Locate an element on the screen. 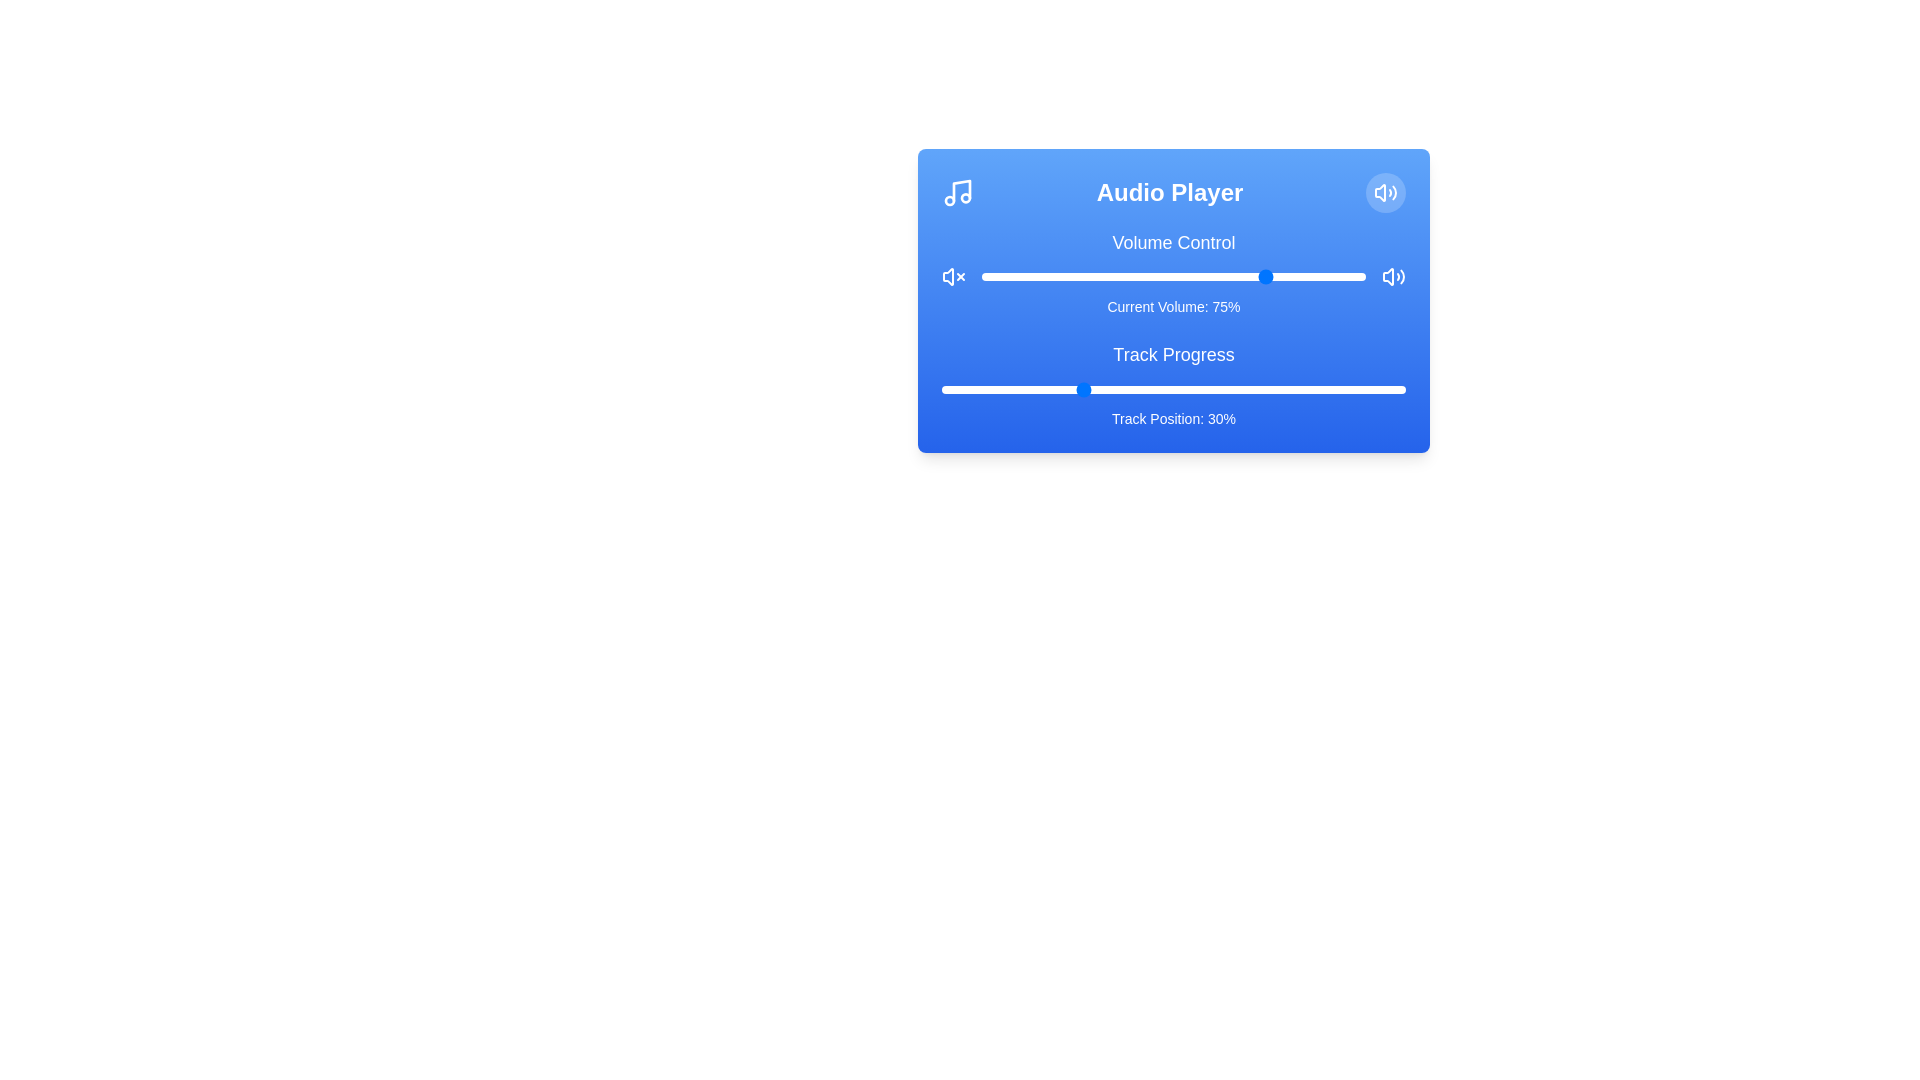  the icon button located at the far-right side of the volume control section in the audio player interface is located at coordinates (1392, 277).